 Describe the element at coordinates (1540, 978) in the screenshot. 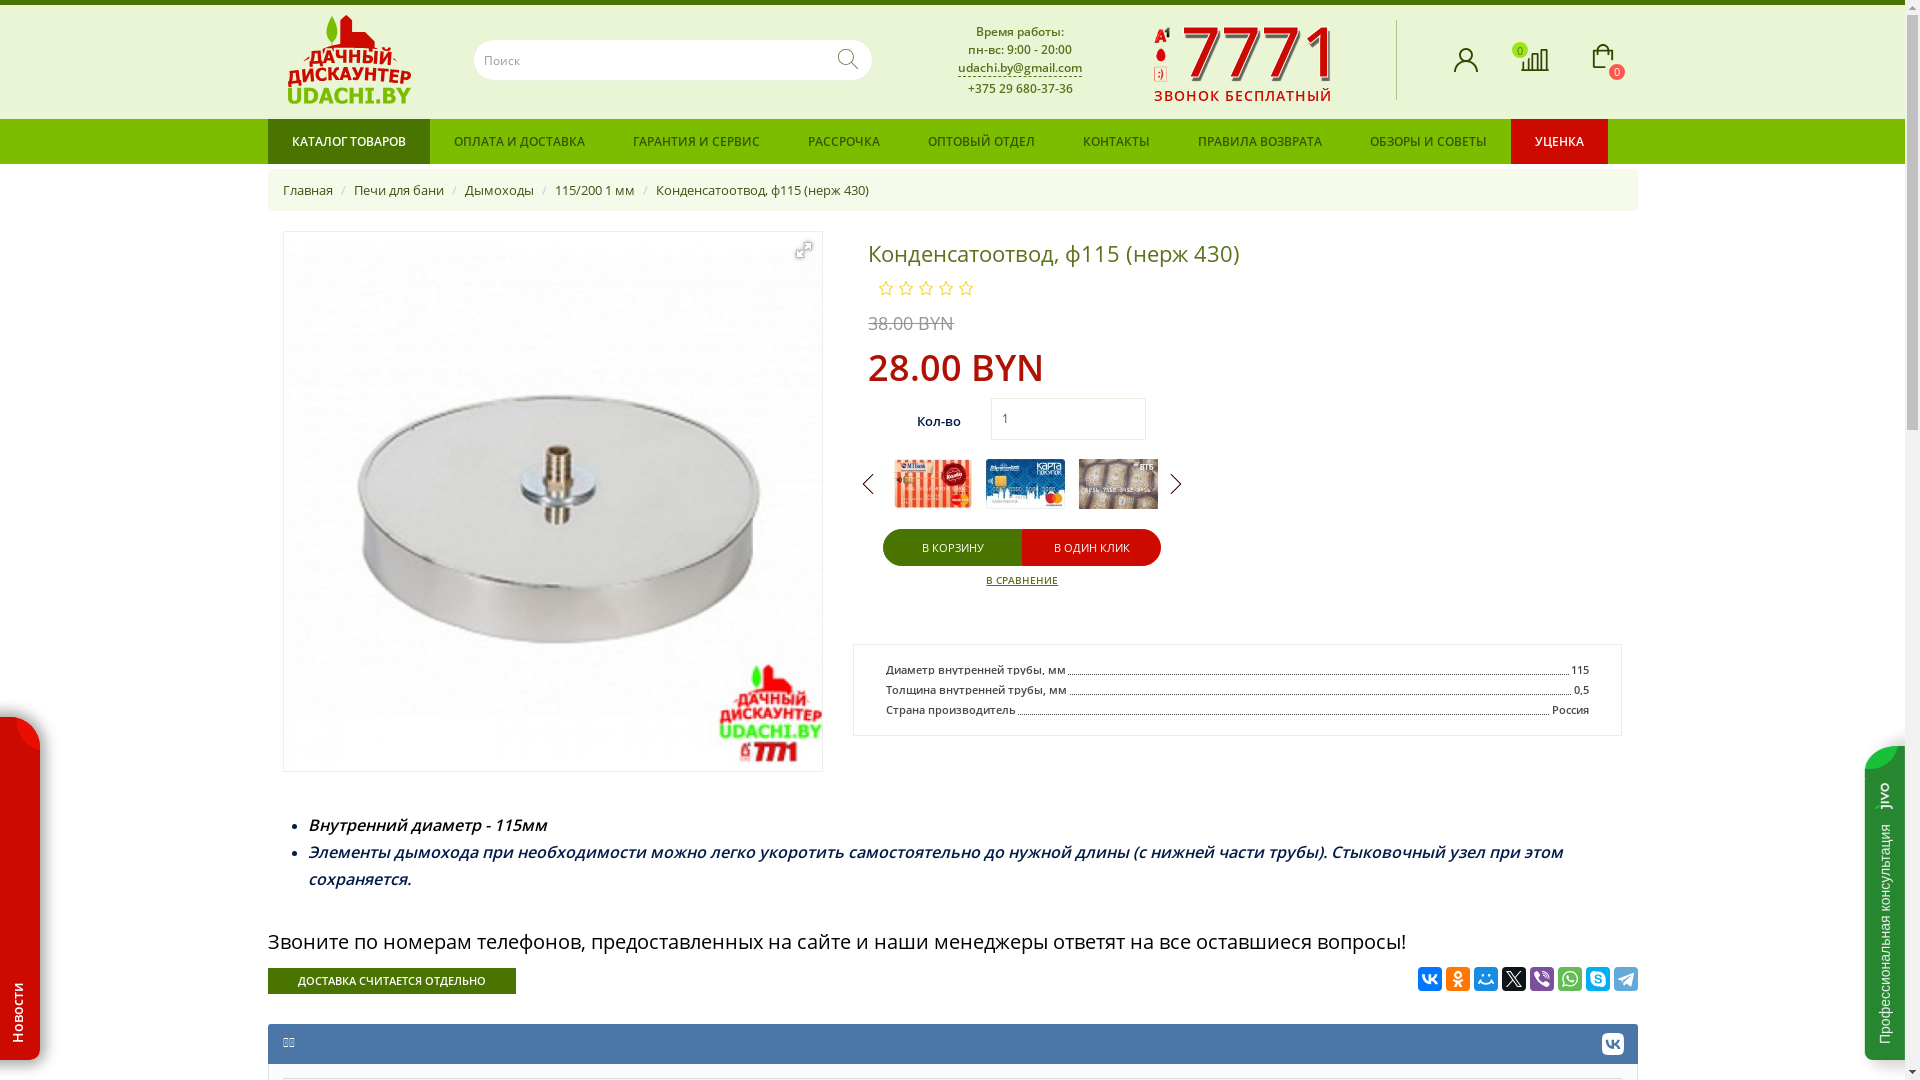

I see `'Viber'` at that location.